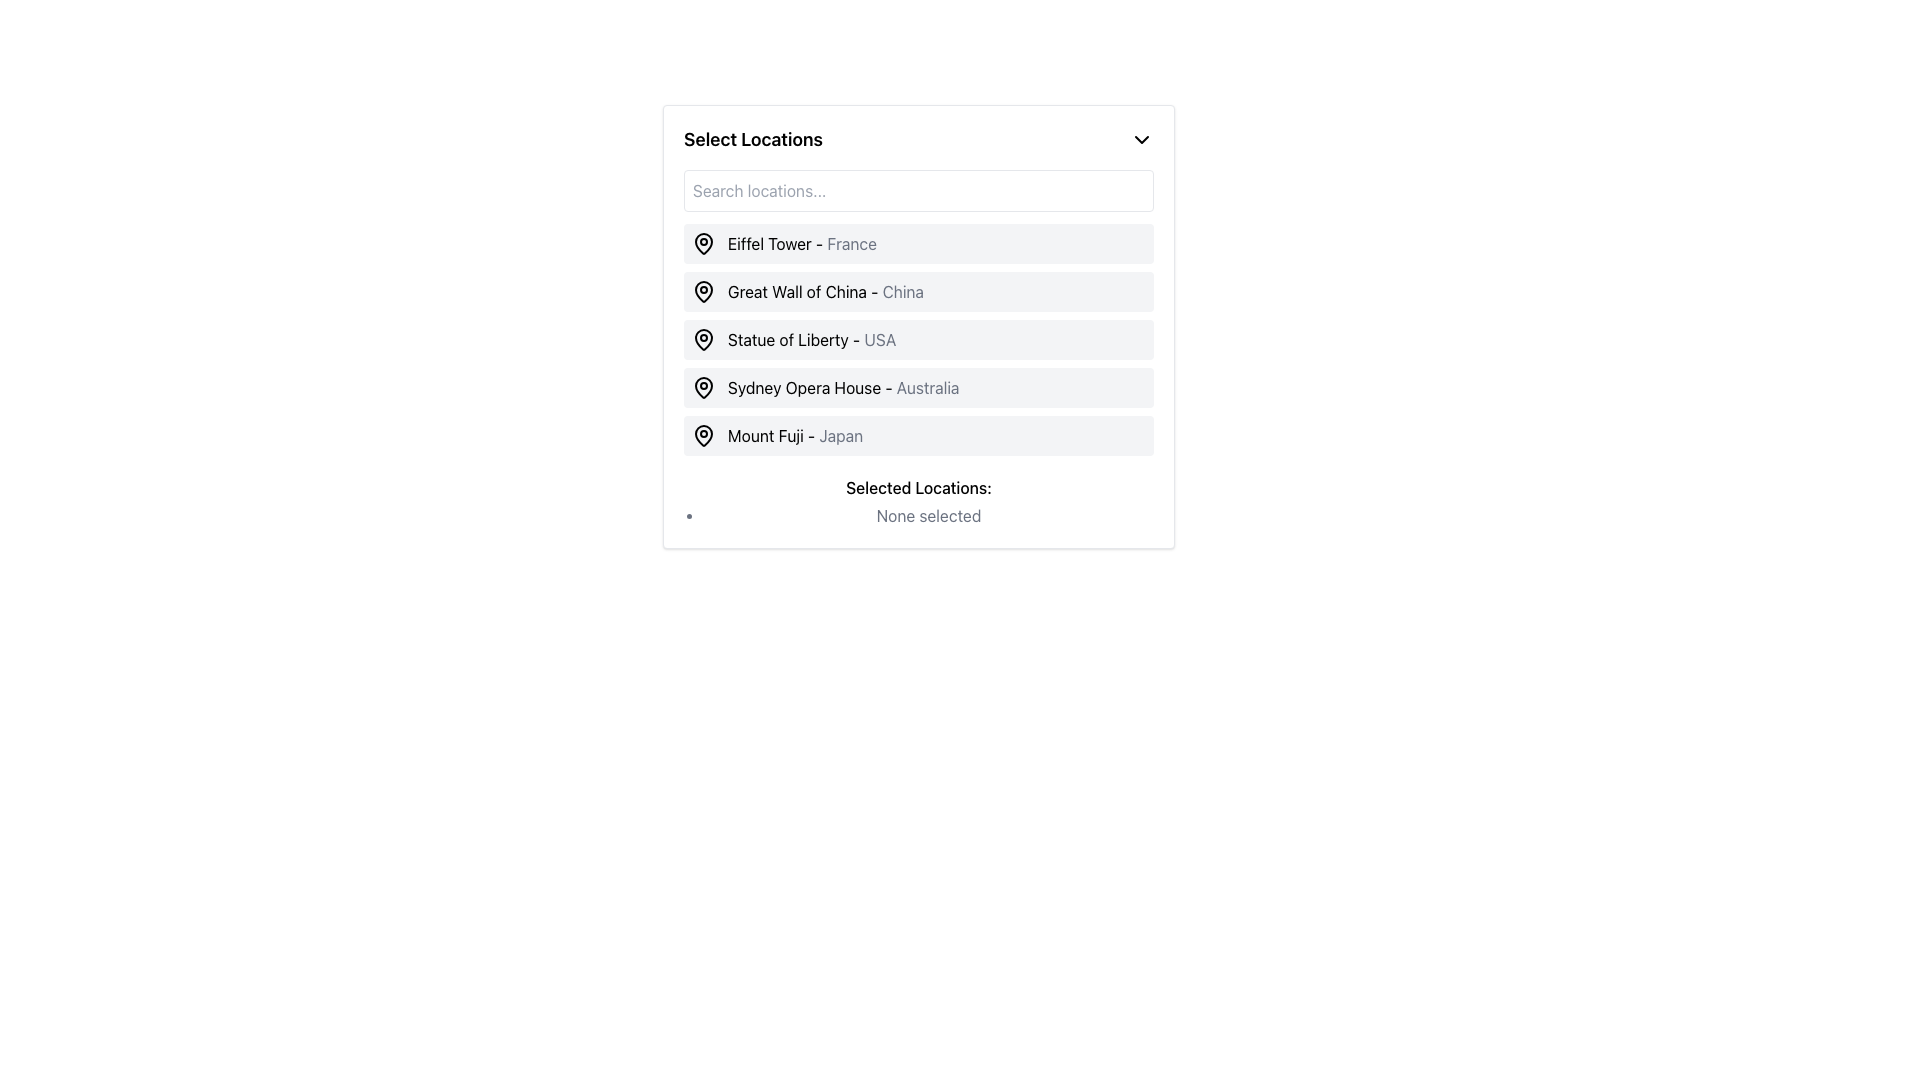 The image size is (1920, 1080). I want to click on the selectable list item labeled 'Eiffel Tower - France', so click(802, 242).